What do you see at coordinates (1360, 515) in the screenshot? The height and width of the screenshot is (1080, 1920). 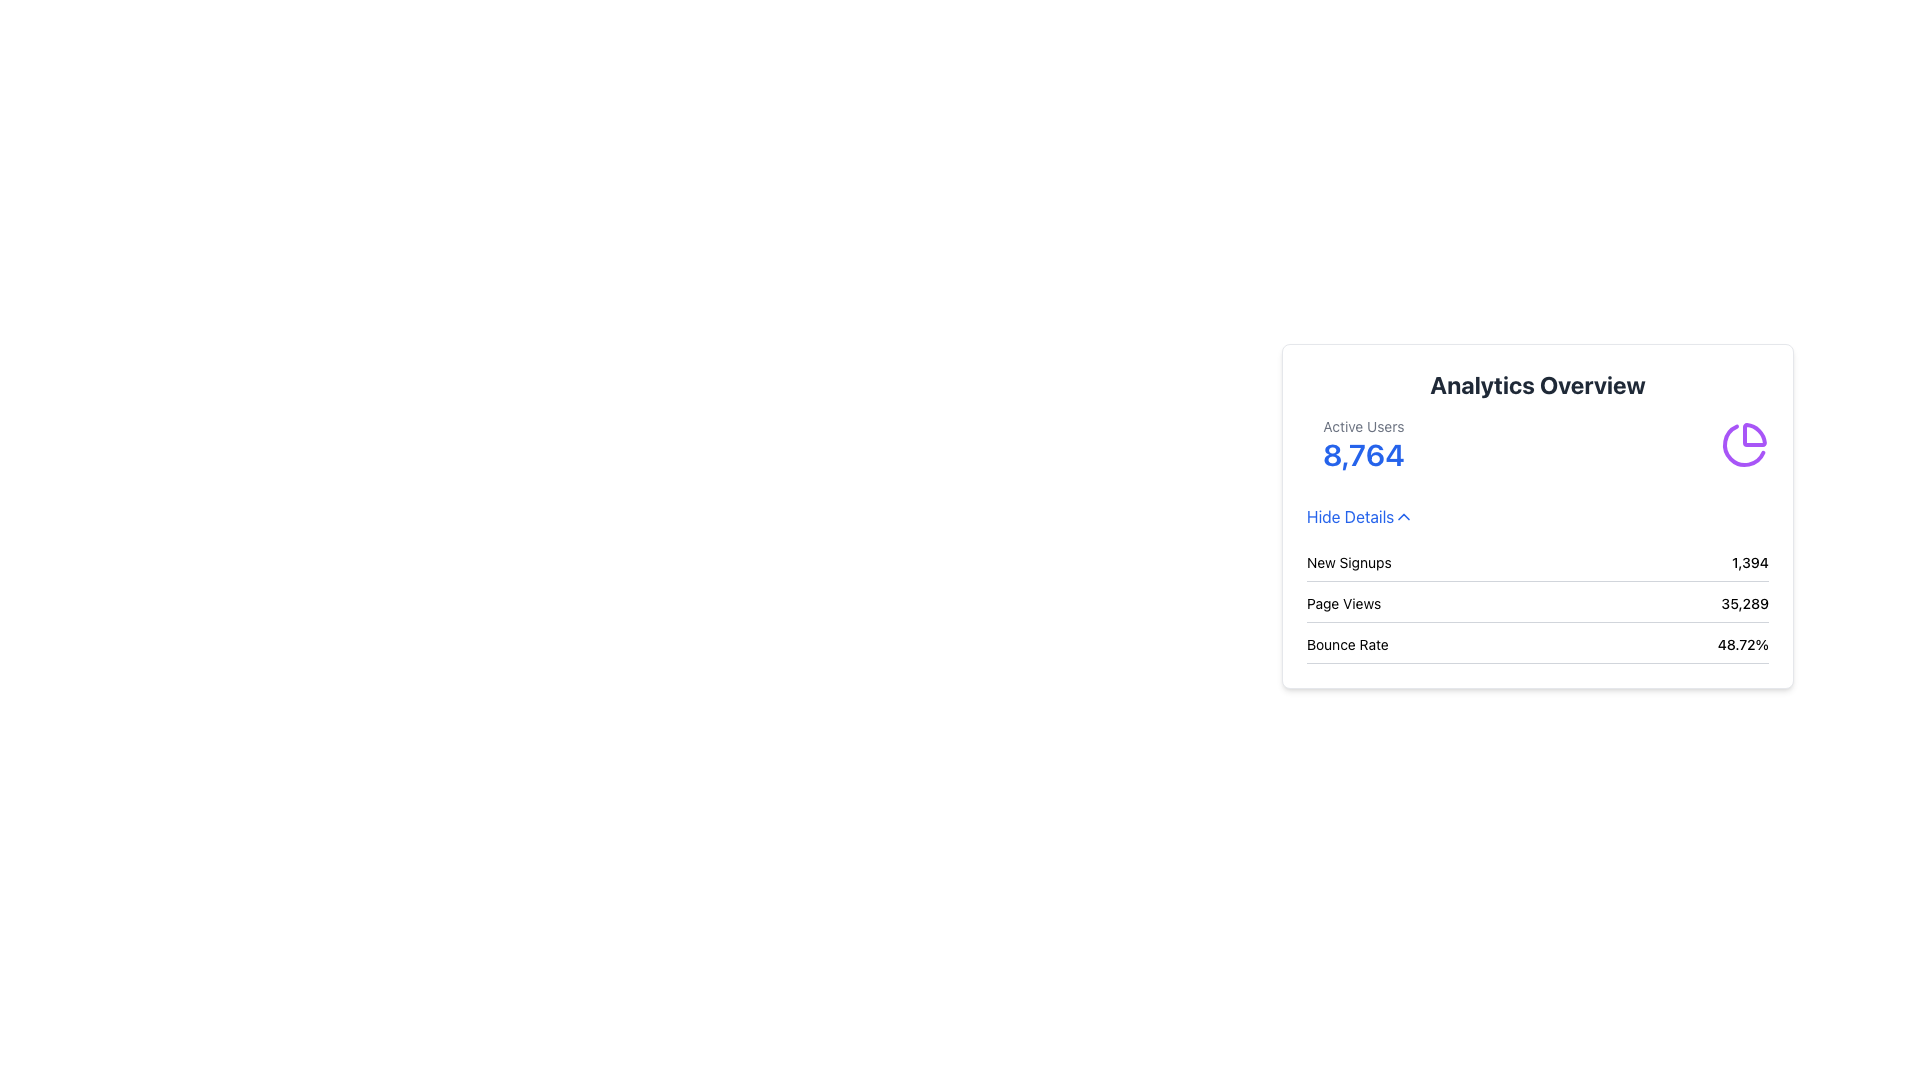 I see `the blue 'Hide Details' button located below the 'Active Users' figure in the 'Analytics Overview' section to hide the details section` at bounding box center [1360, 515].